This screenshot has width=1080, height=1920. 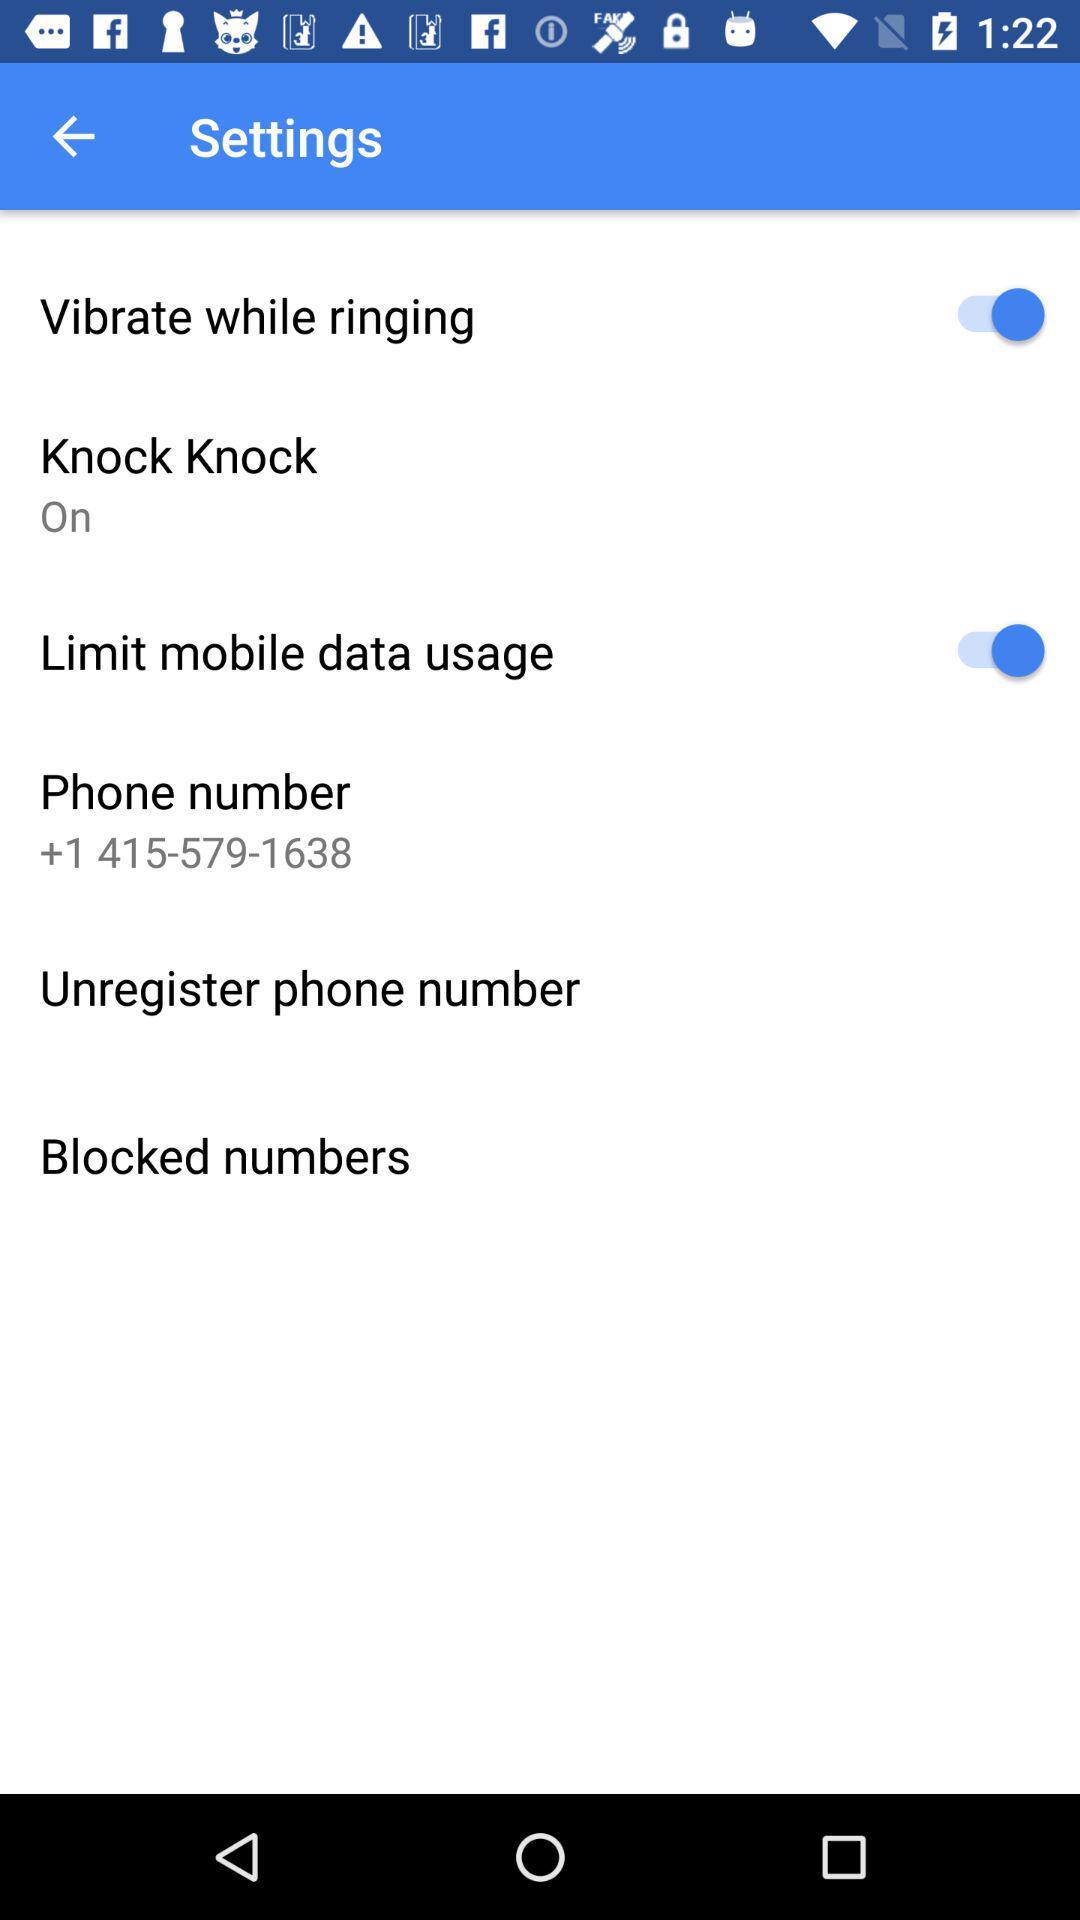 What do you see at coordinates (297, 651) in the screenshot?
I see `item above phone number item` at bounding box center [297, 651].